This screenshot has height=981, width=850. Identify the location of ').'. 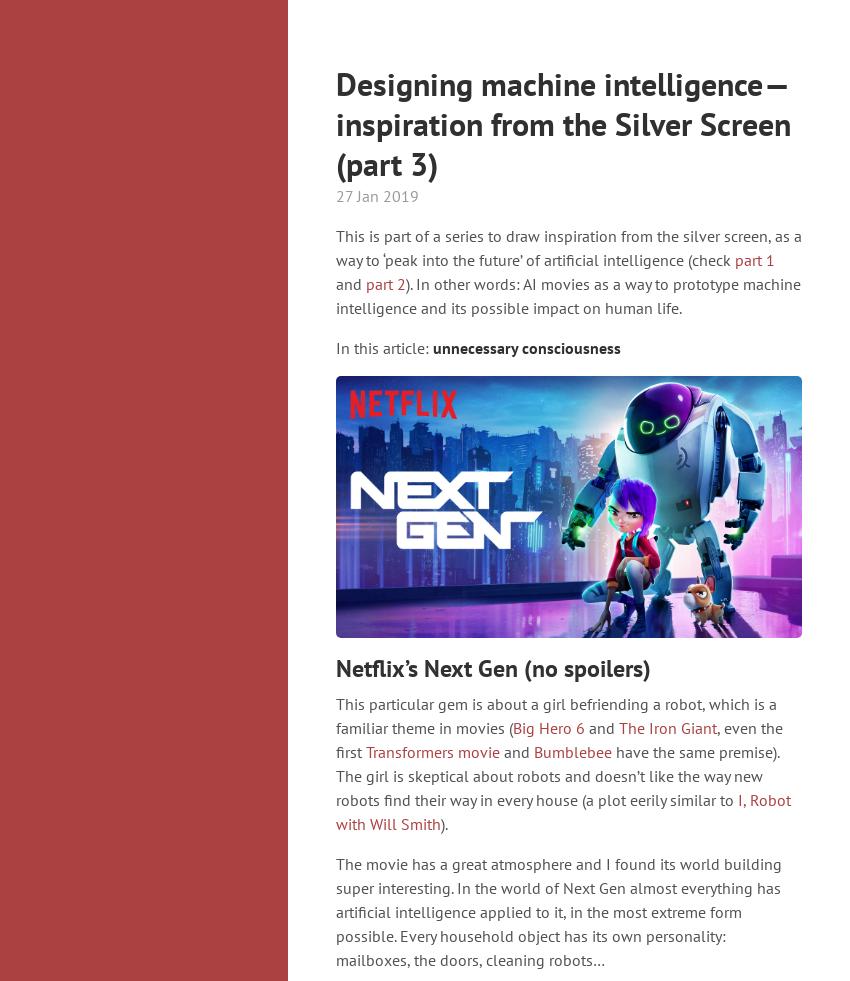
(443, 824).